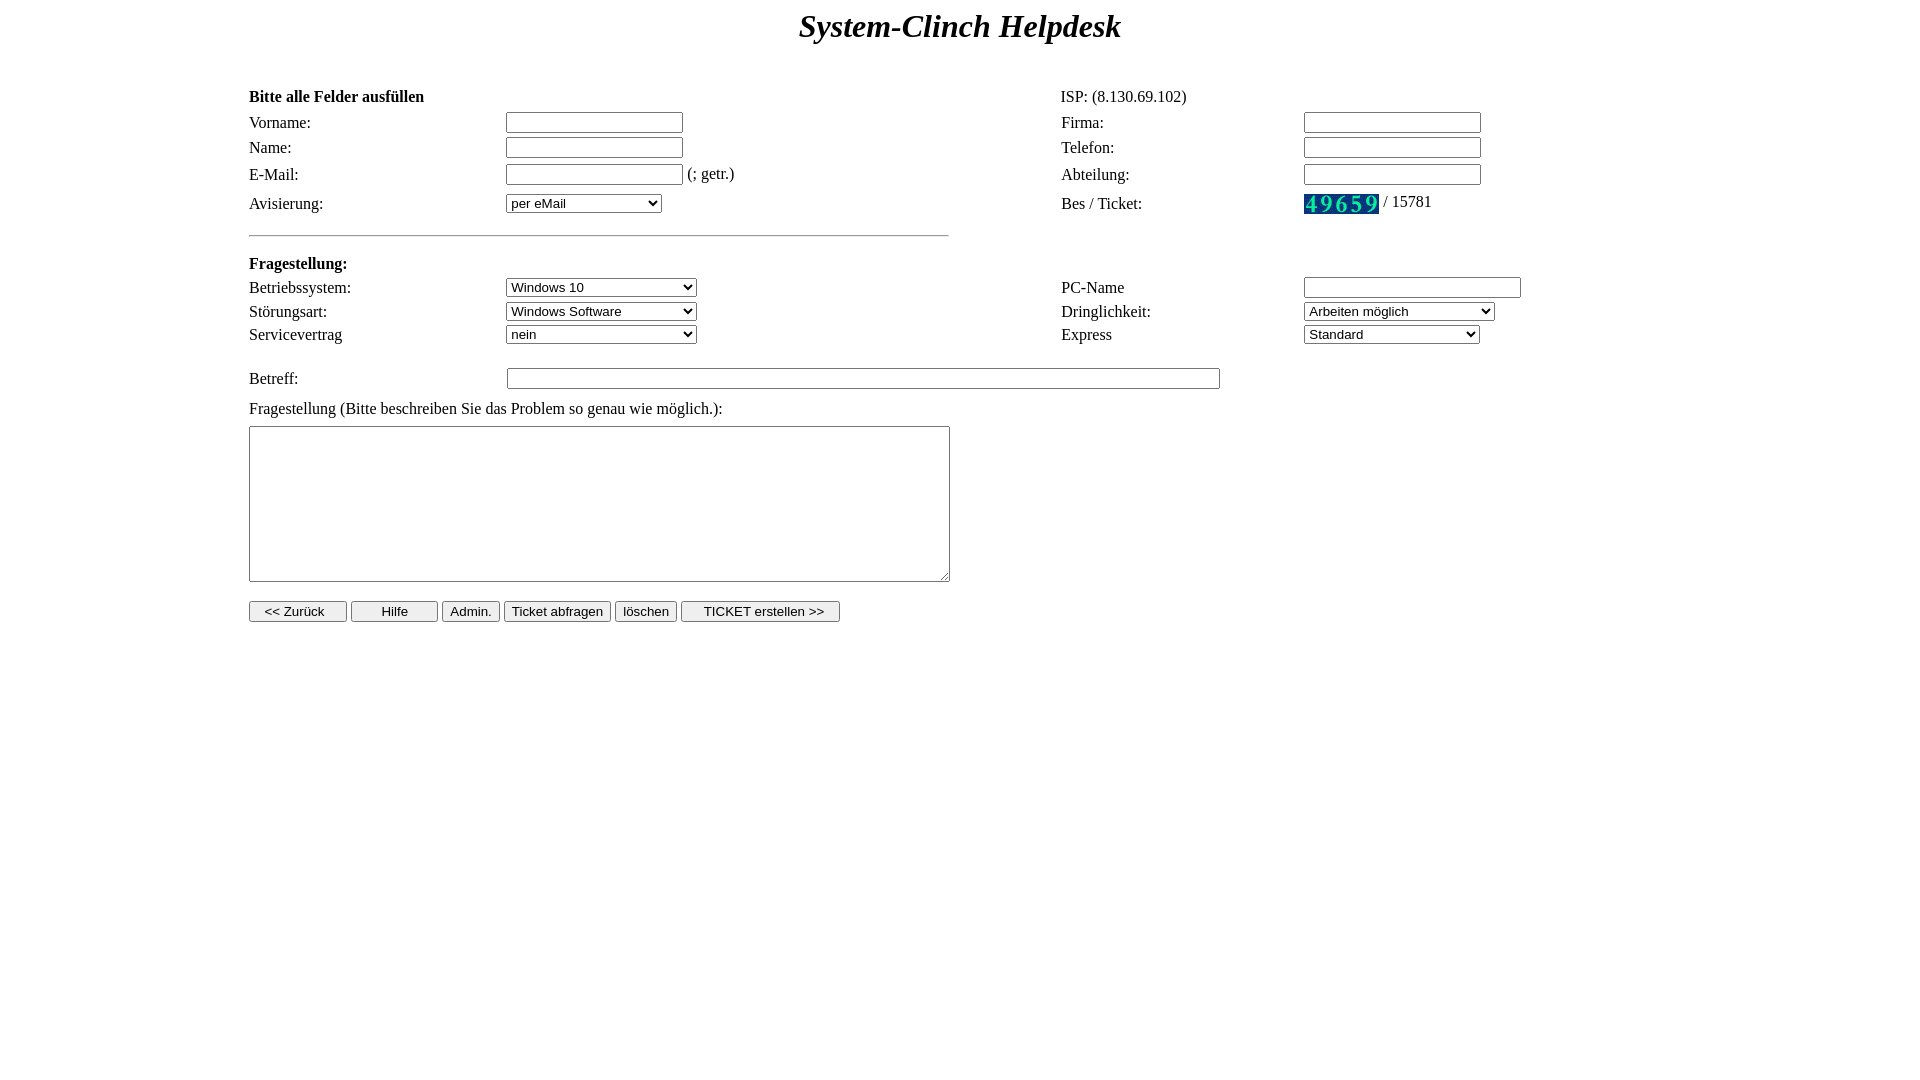 This screenshot has height=1080, width=1920. What do you see at coordinates (469, 609) in the screenshot?
I see `'Admin.'` at bounding box center [469, 609].